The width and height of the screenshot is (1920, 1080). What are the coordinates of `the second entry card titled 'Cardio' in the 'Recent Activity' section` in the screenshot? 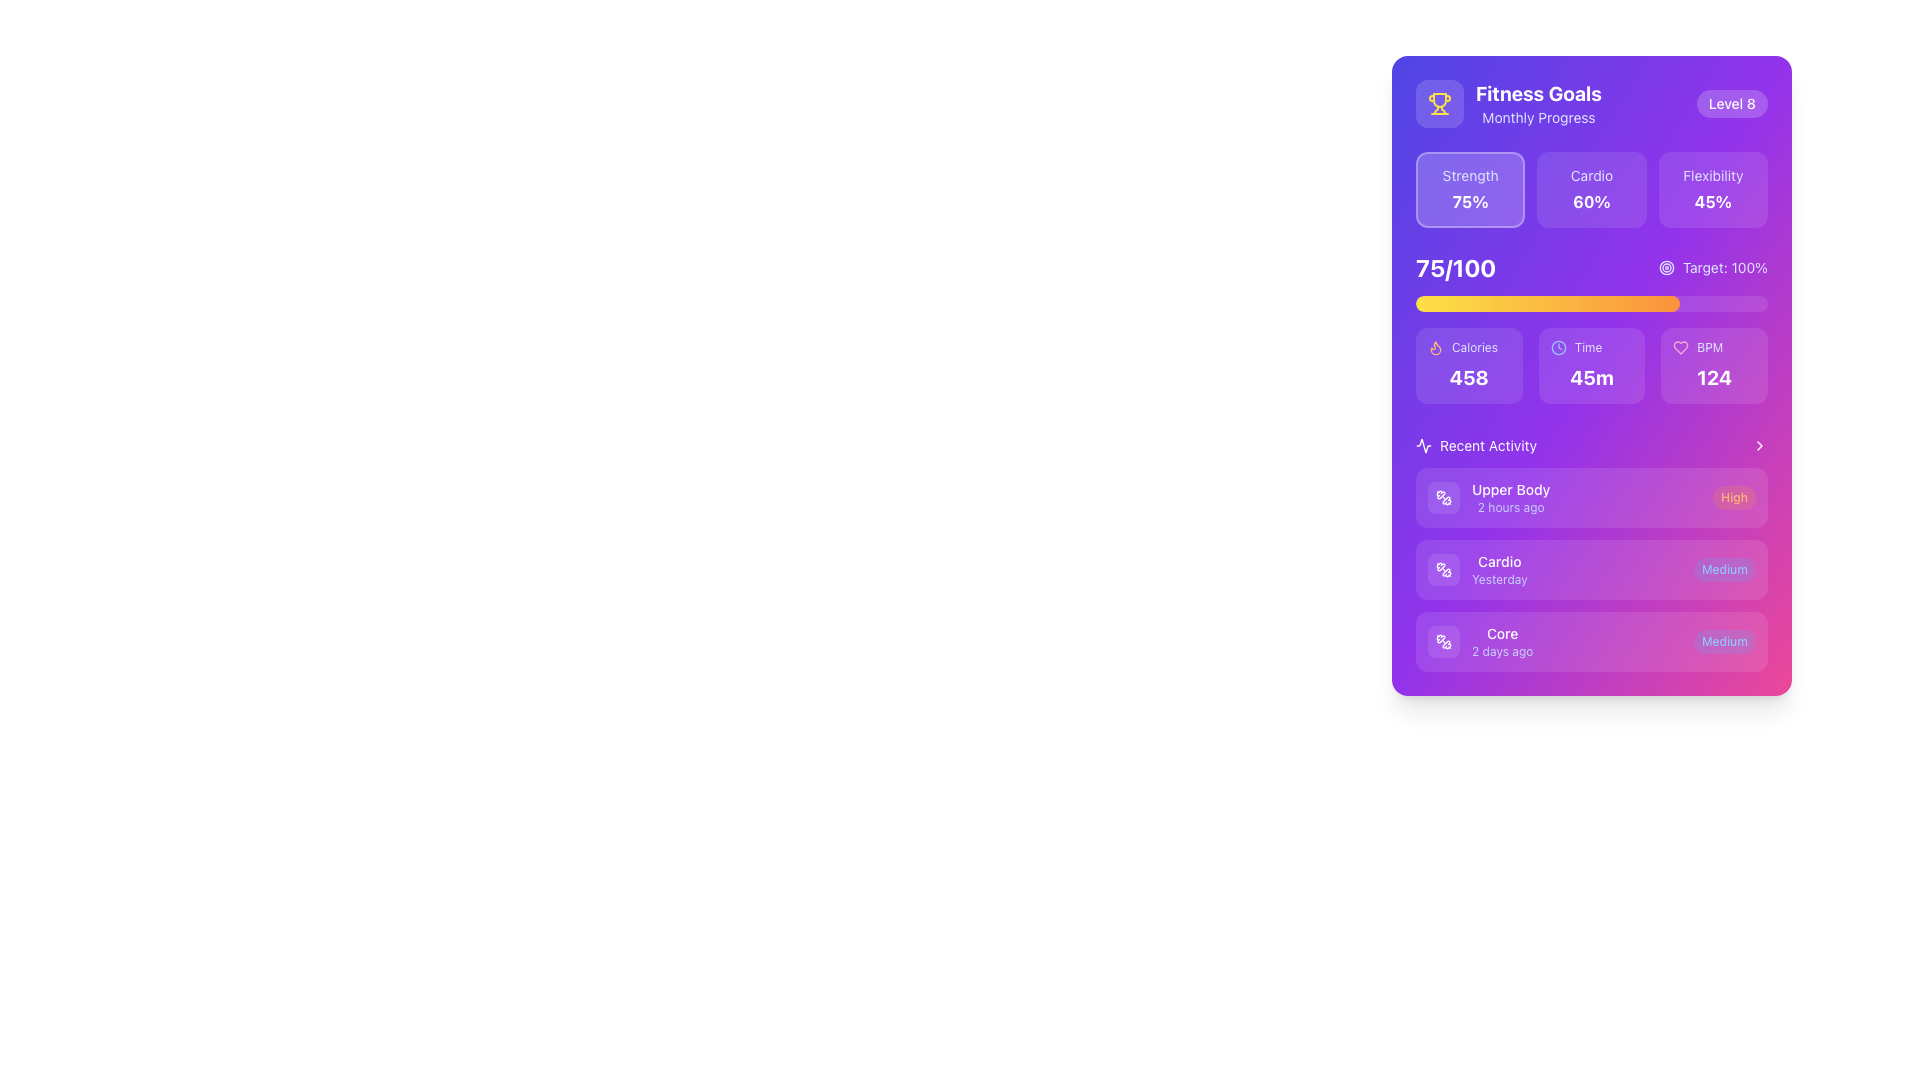 It's located at (1477, 570).